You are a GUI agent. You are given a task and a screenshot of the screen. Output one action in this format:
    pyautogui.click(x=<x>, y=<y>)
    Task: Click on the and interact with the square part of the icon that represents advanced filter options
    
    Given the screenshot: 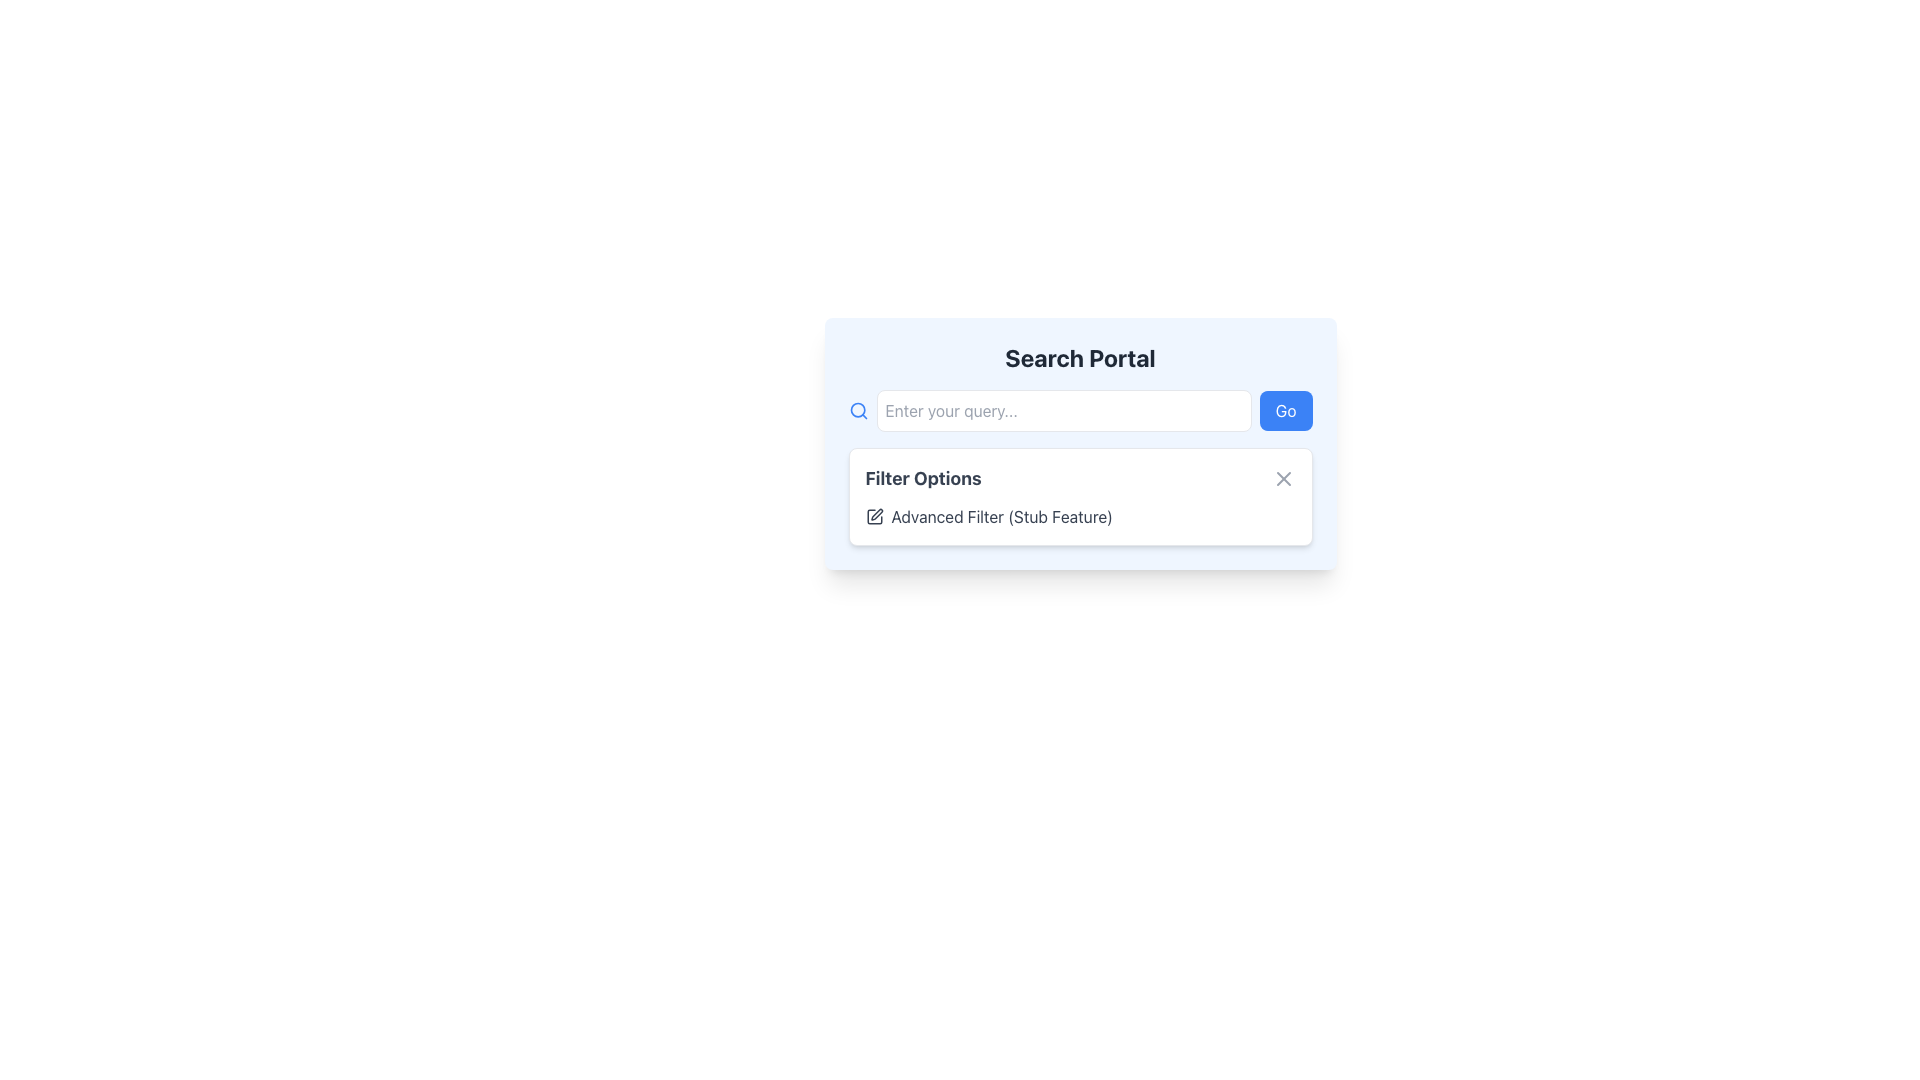 What is the action you would take?
    pyautogui.click(x=874, y=515)
    